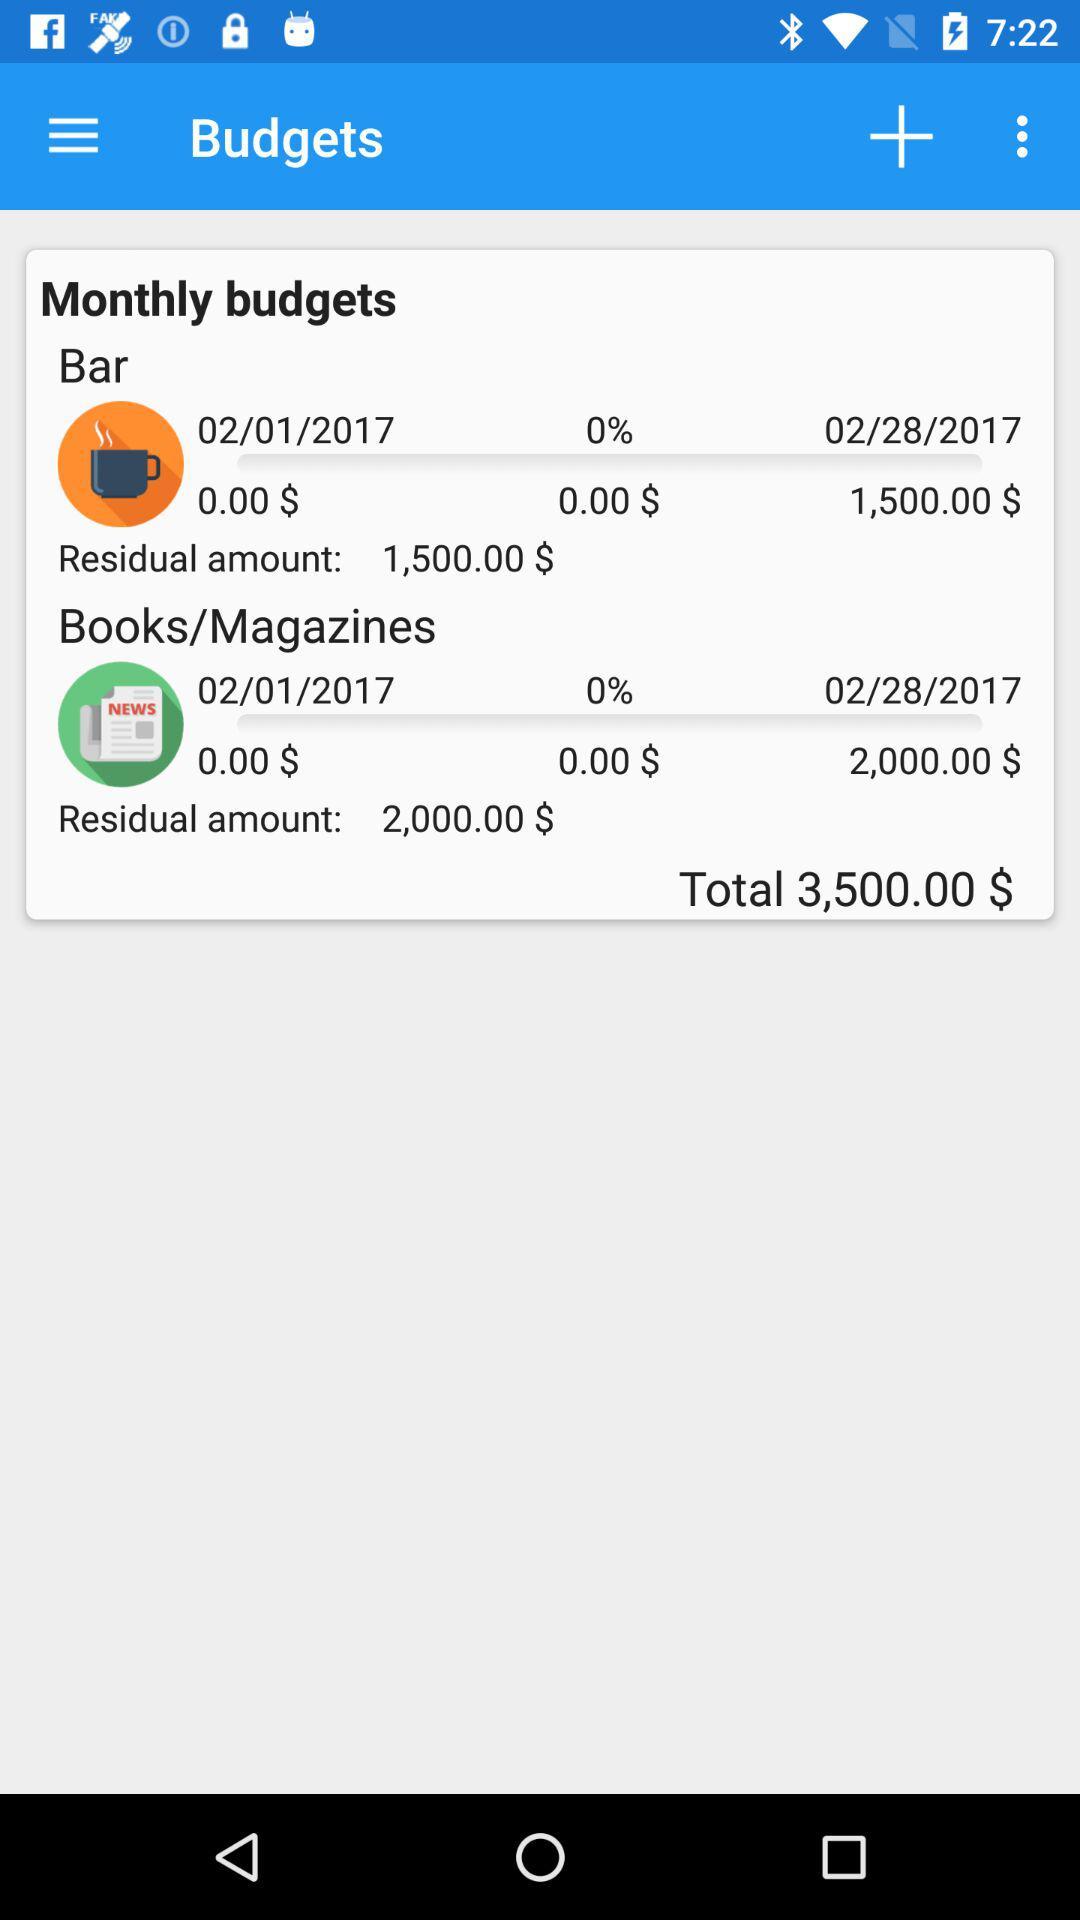 This screenshot has width=1080, height=1920. What do you see at coordinates (901, 135) in the screenshot?
I see `item above 02/28/2017 icon` at bounding box center [901, 135].